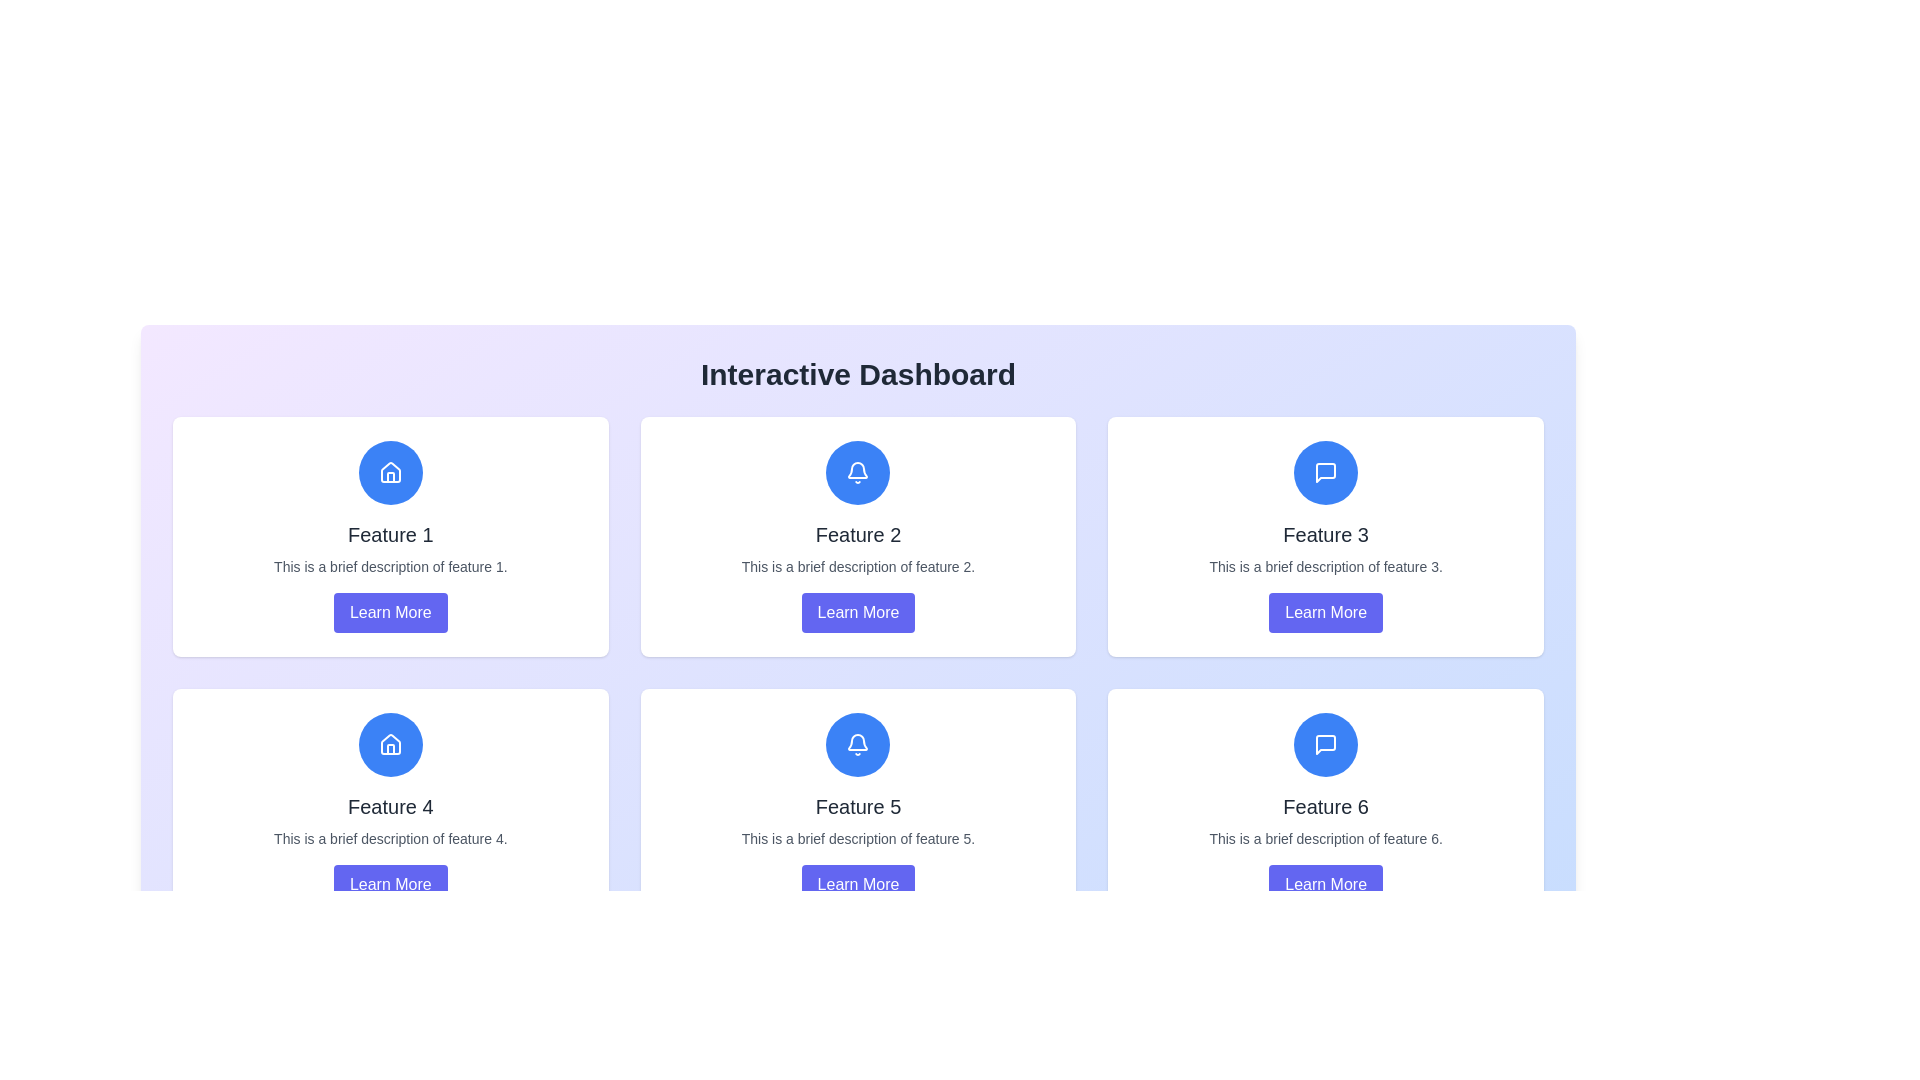 Image resolution: width=1920 pixels, height=1080 pixels. Describe the element at coordinates (390, 473) in the screenshot. I see `the blue circular icon representing 'Feature 1' card, located at the top-left corner of the layout grid` at that location.